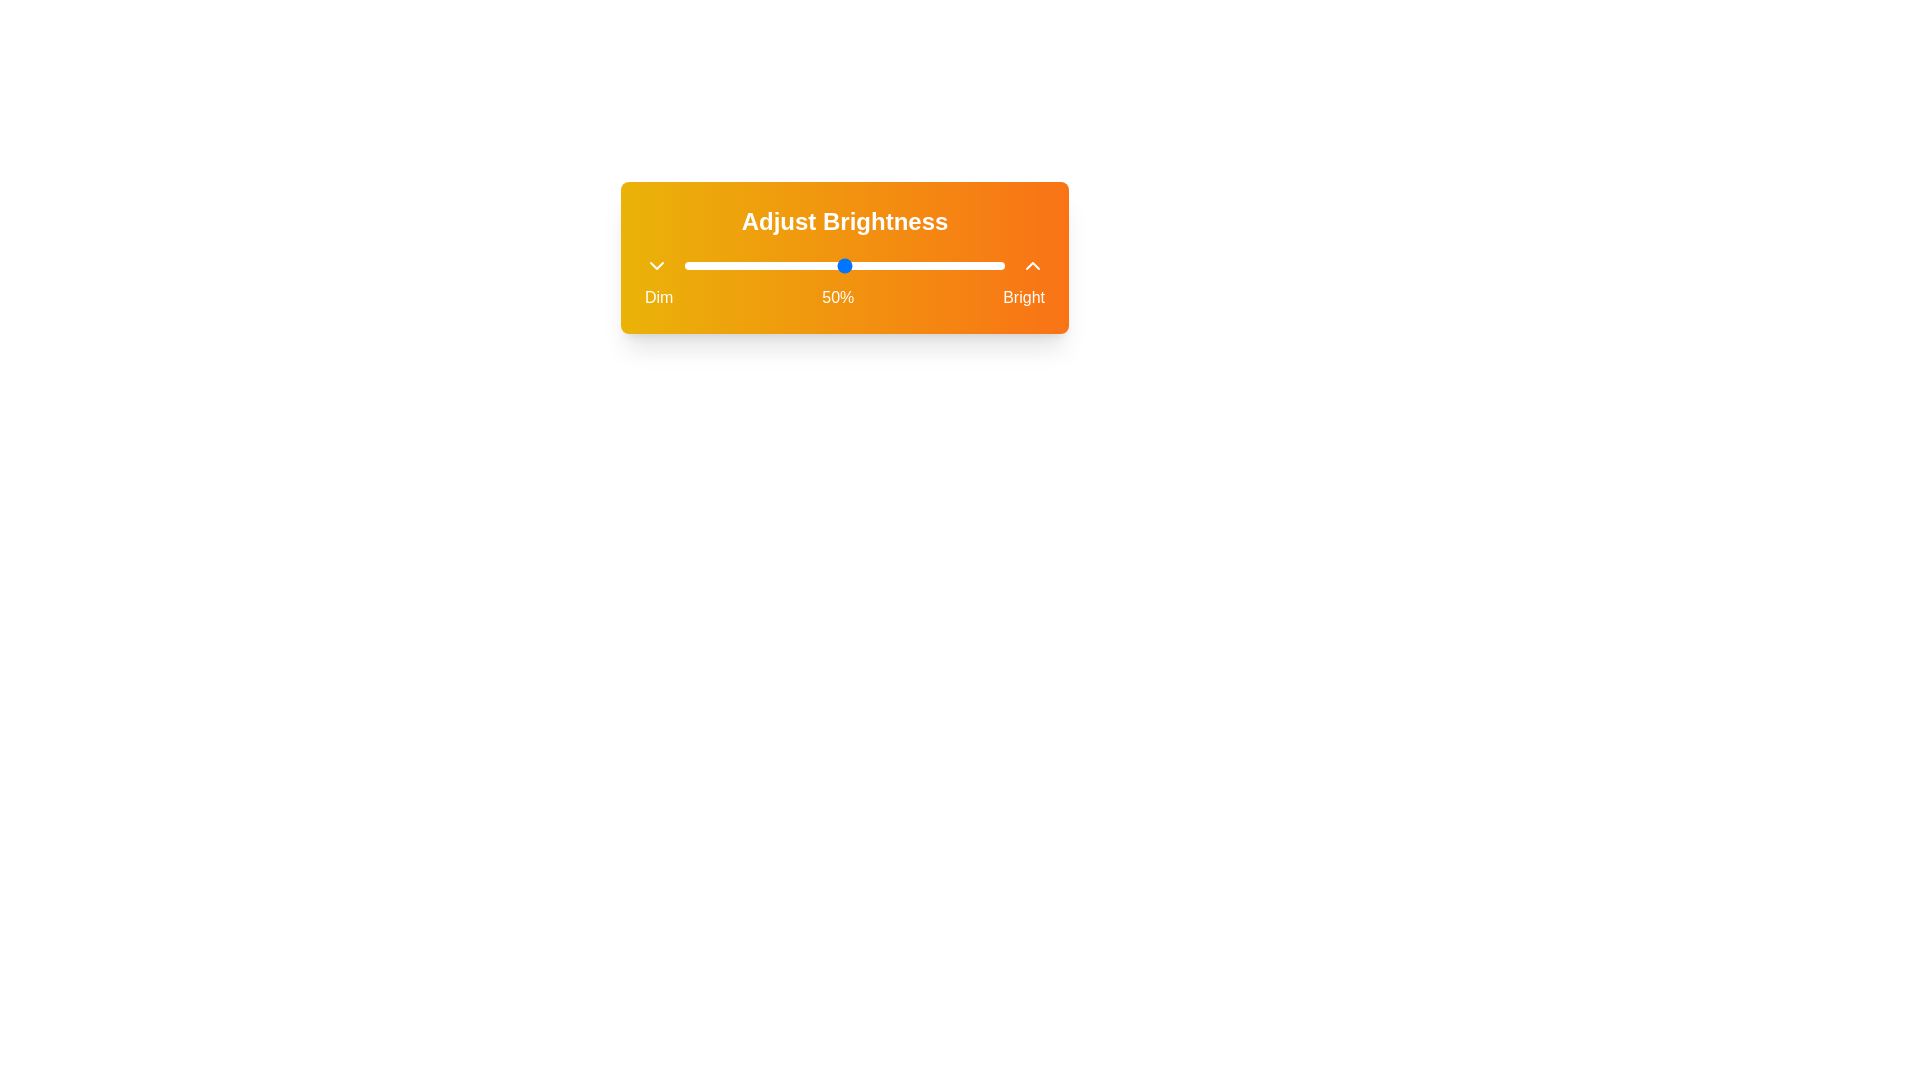  What do you see at coordinates (844, 297) in the screenshot?
I see `the Label element displaying 'Dim 50% Bright', which is styled in white and aligned horizontally below the 'Adjust Brightness' text and slider interface` at bounding box center [844, 297].